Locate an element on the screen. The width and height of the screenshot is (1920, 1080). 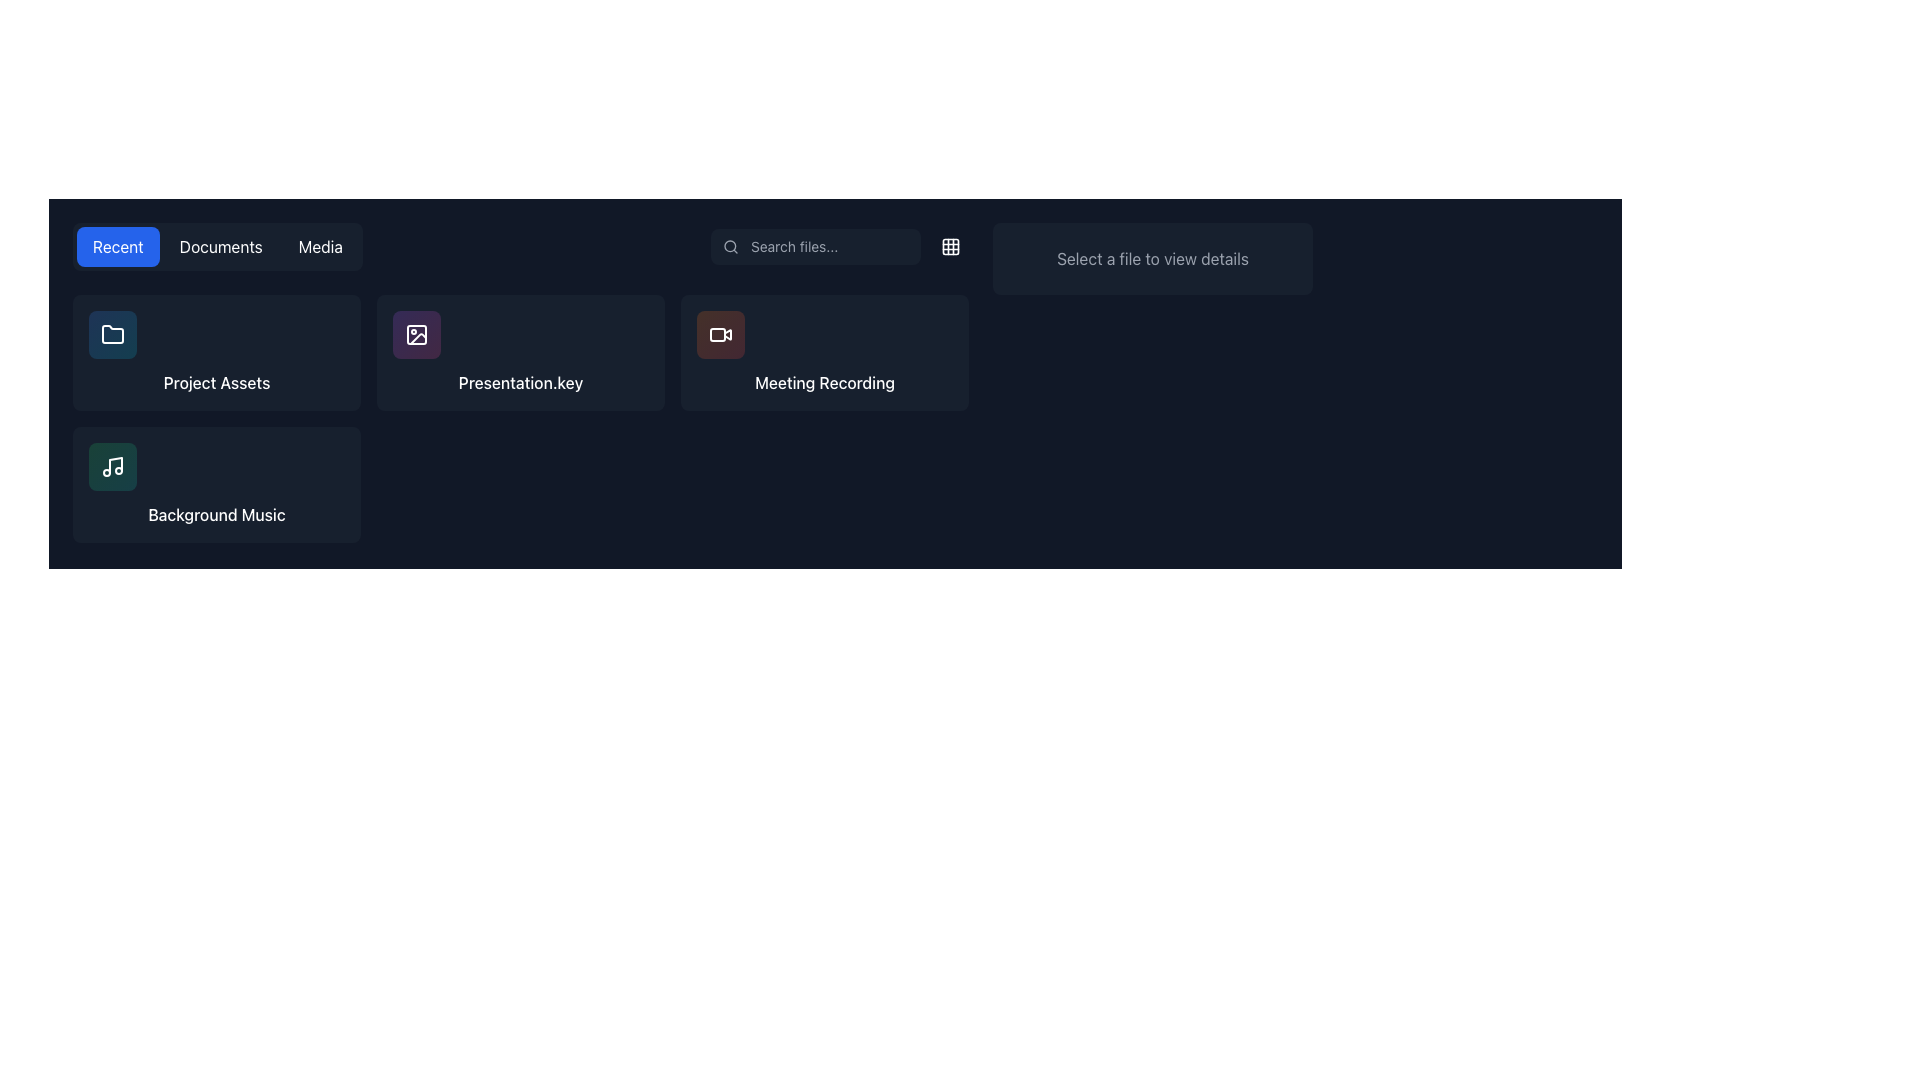
the text label titled 'Meeting Recording' for potential file-related actions is located at coordinates (825, 382).